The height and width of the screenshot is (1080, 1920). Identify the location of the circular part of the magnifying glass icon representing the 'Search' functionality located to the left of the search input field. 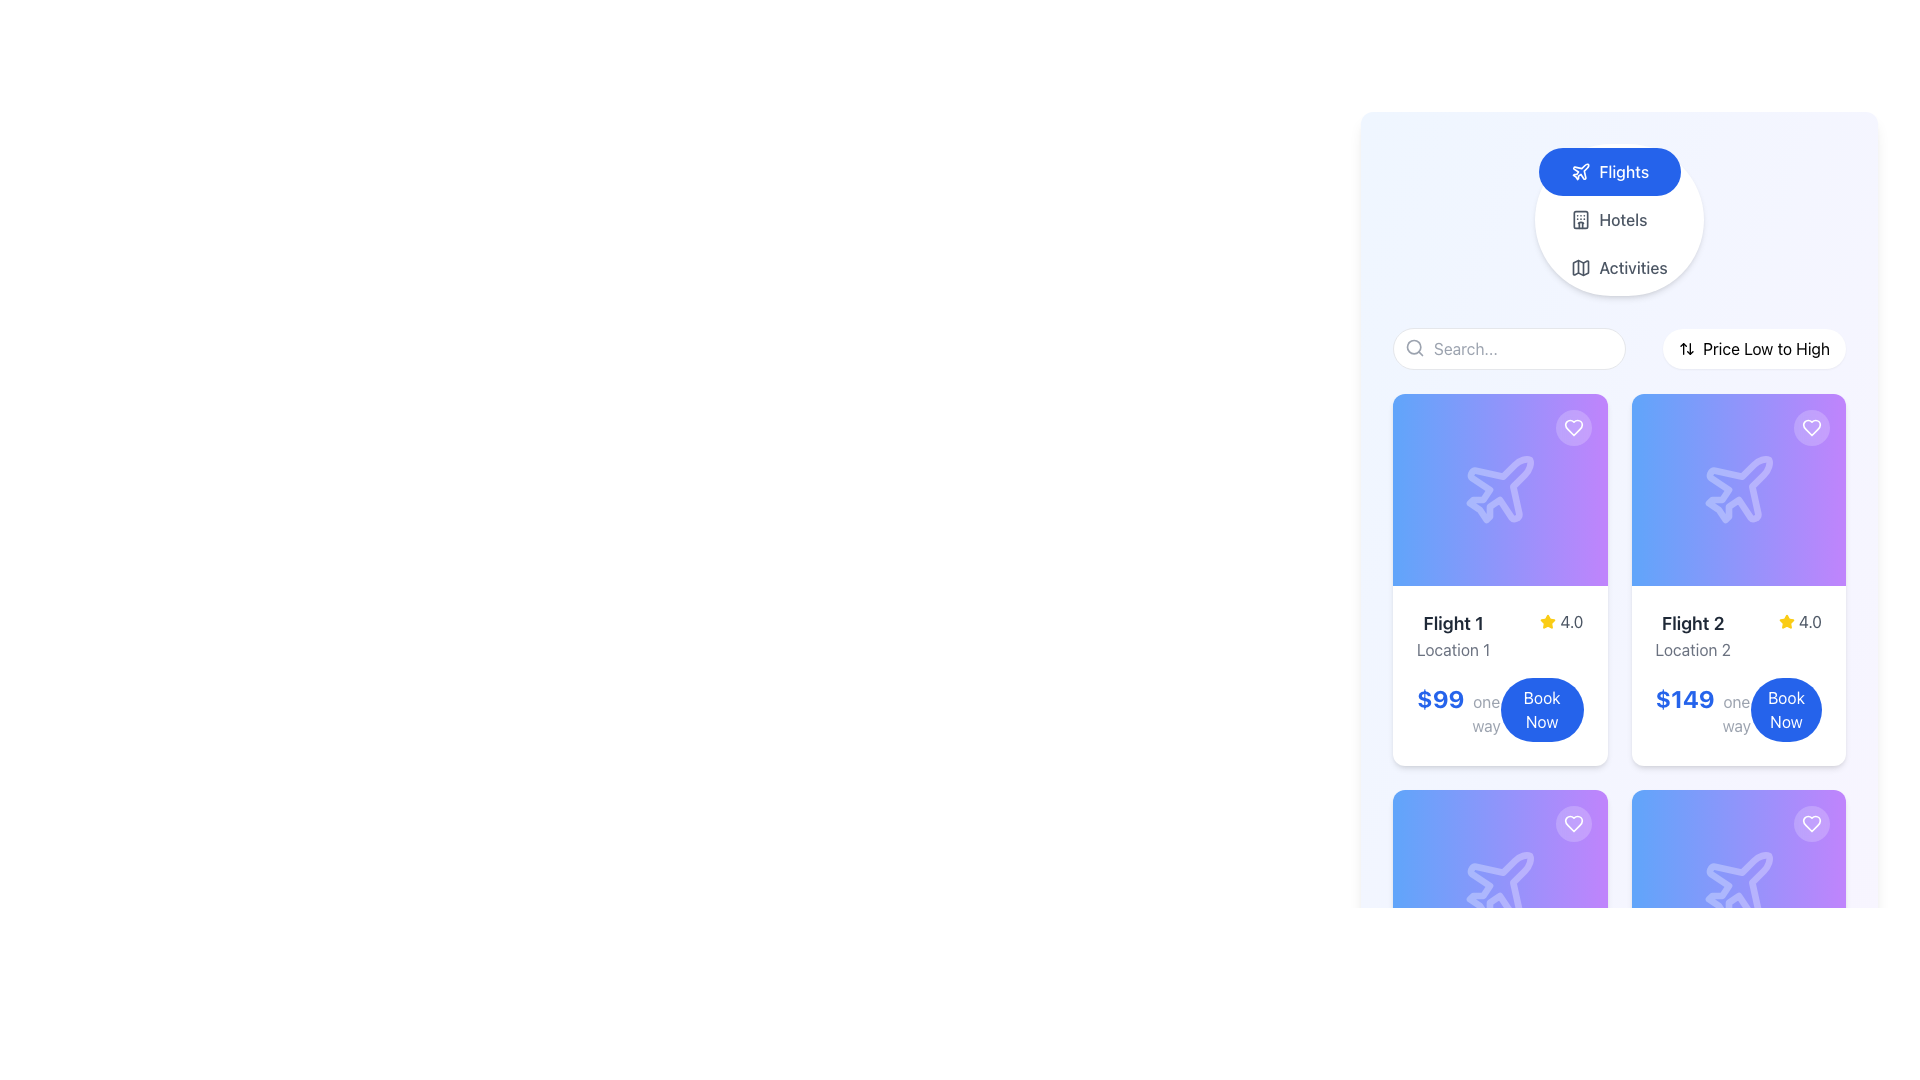
(1413, 346).